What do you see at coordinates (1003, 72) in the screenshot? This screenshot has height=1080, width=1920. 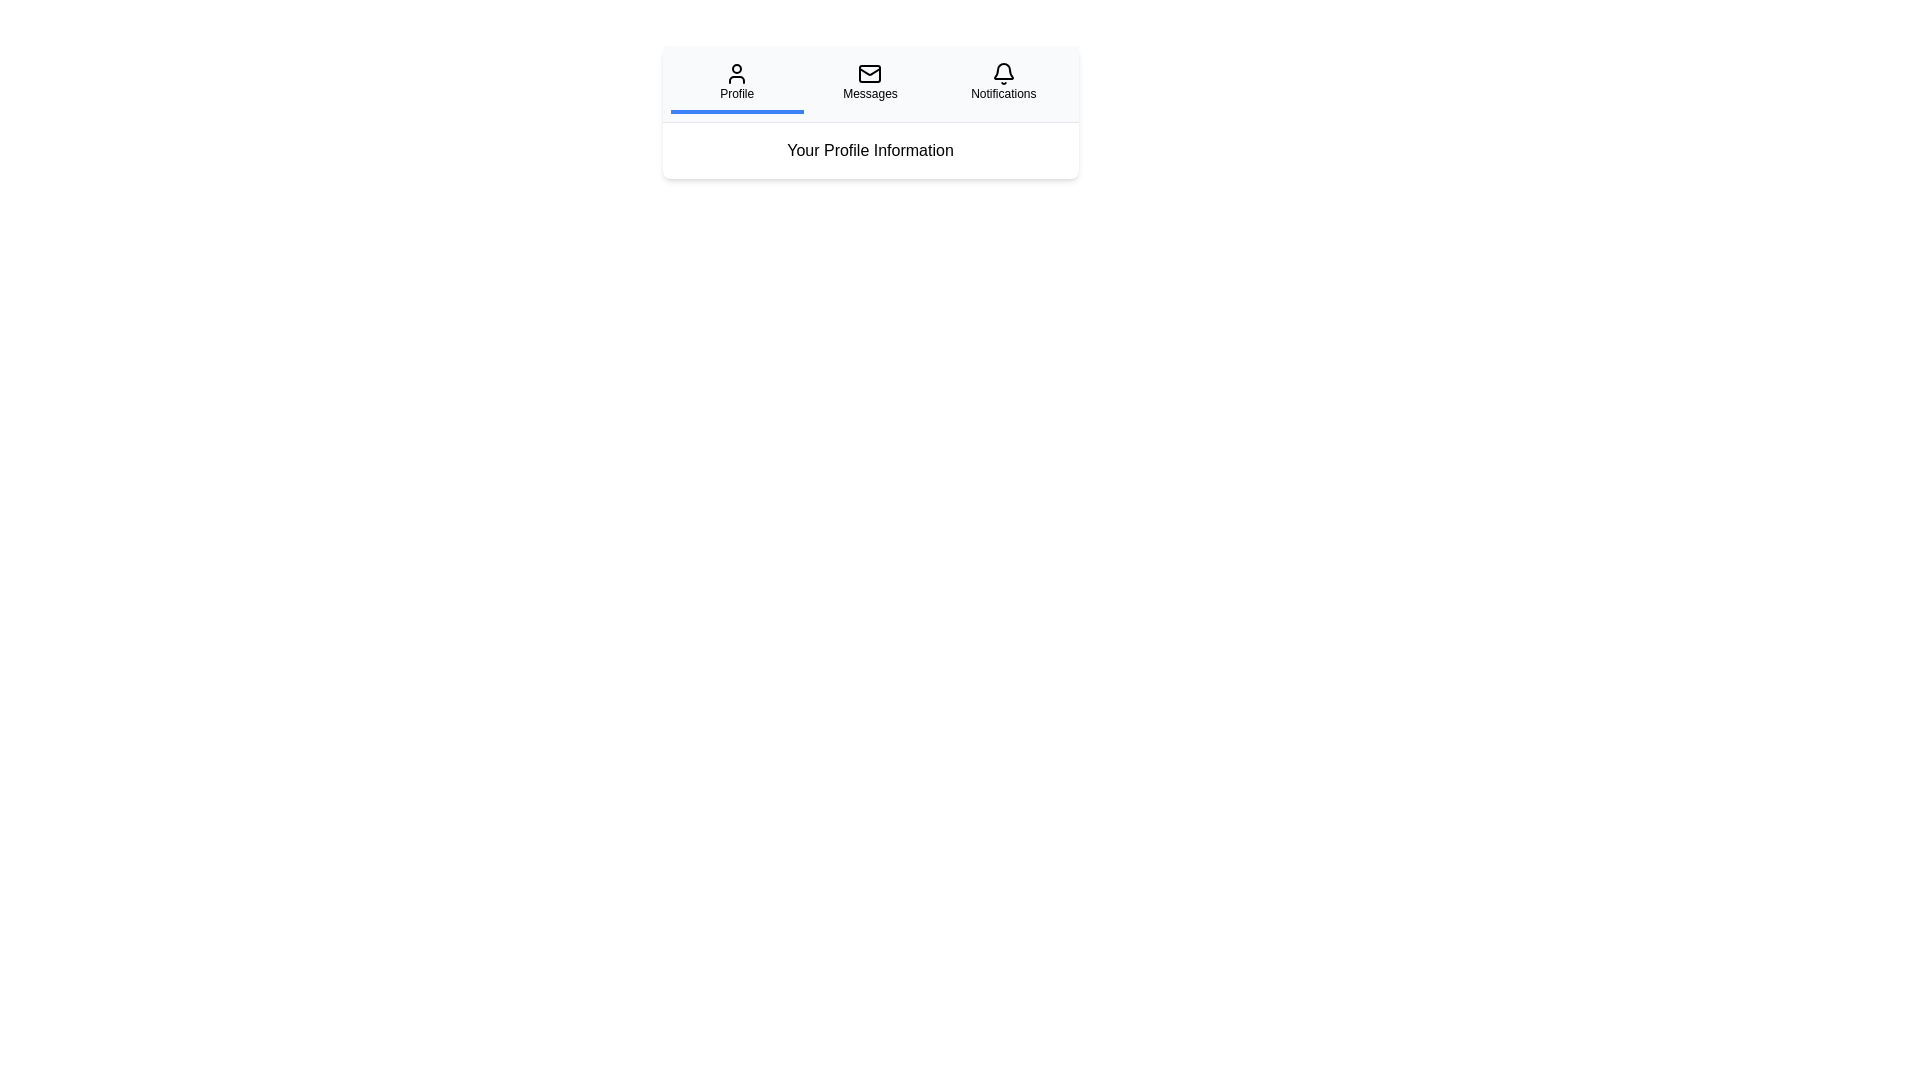 I see `the bell icon located at the top-right section of the navigation bar, which symbolizes the 'Notifications' section` at bounding box center [1003, 72].